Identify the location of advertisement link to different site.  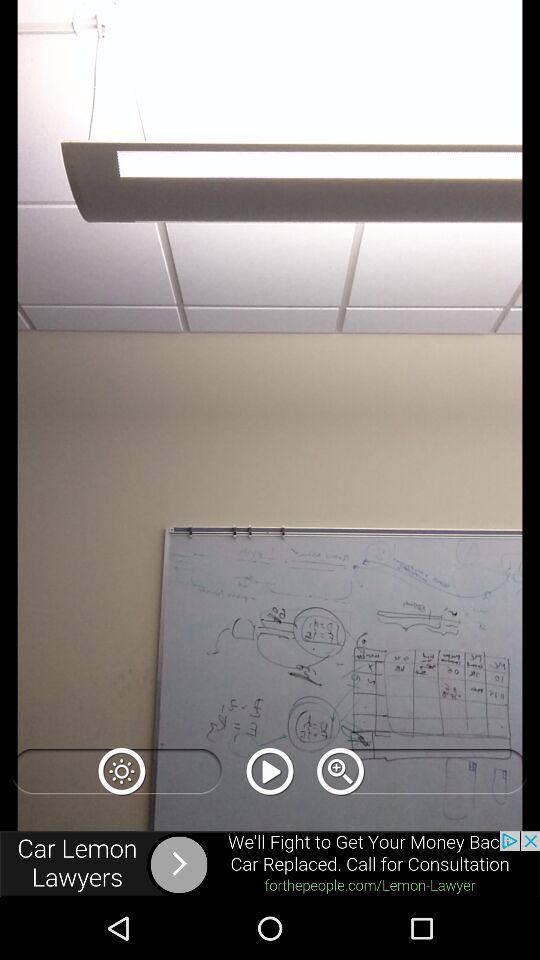
(270, 863).